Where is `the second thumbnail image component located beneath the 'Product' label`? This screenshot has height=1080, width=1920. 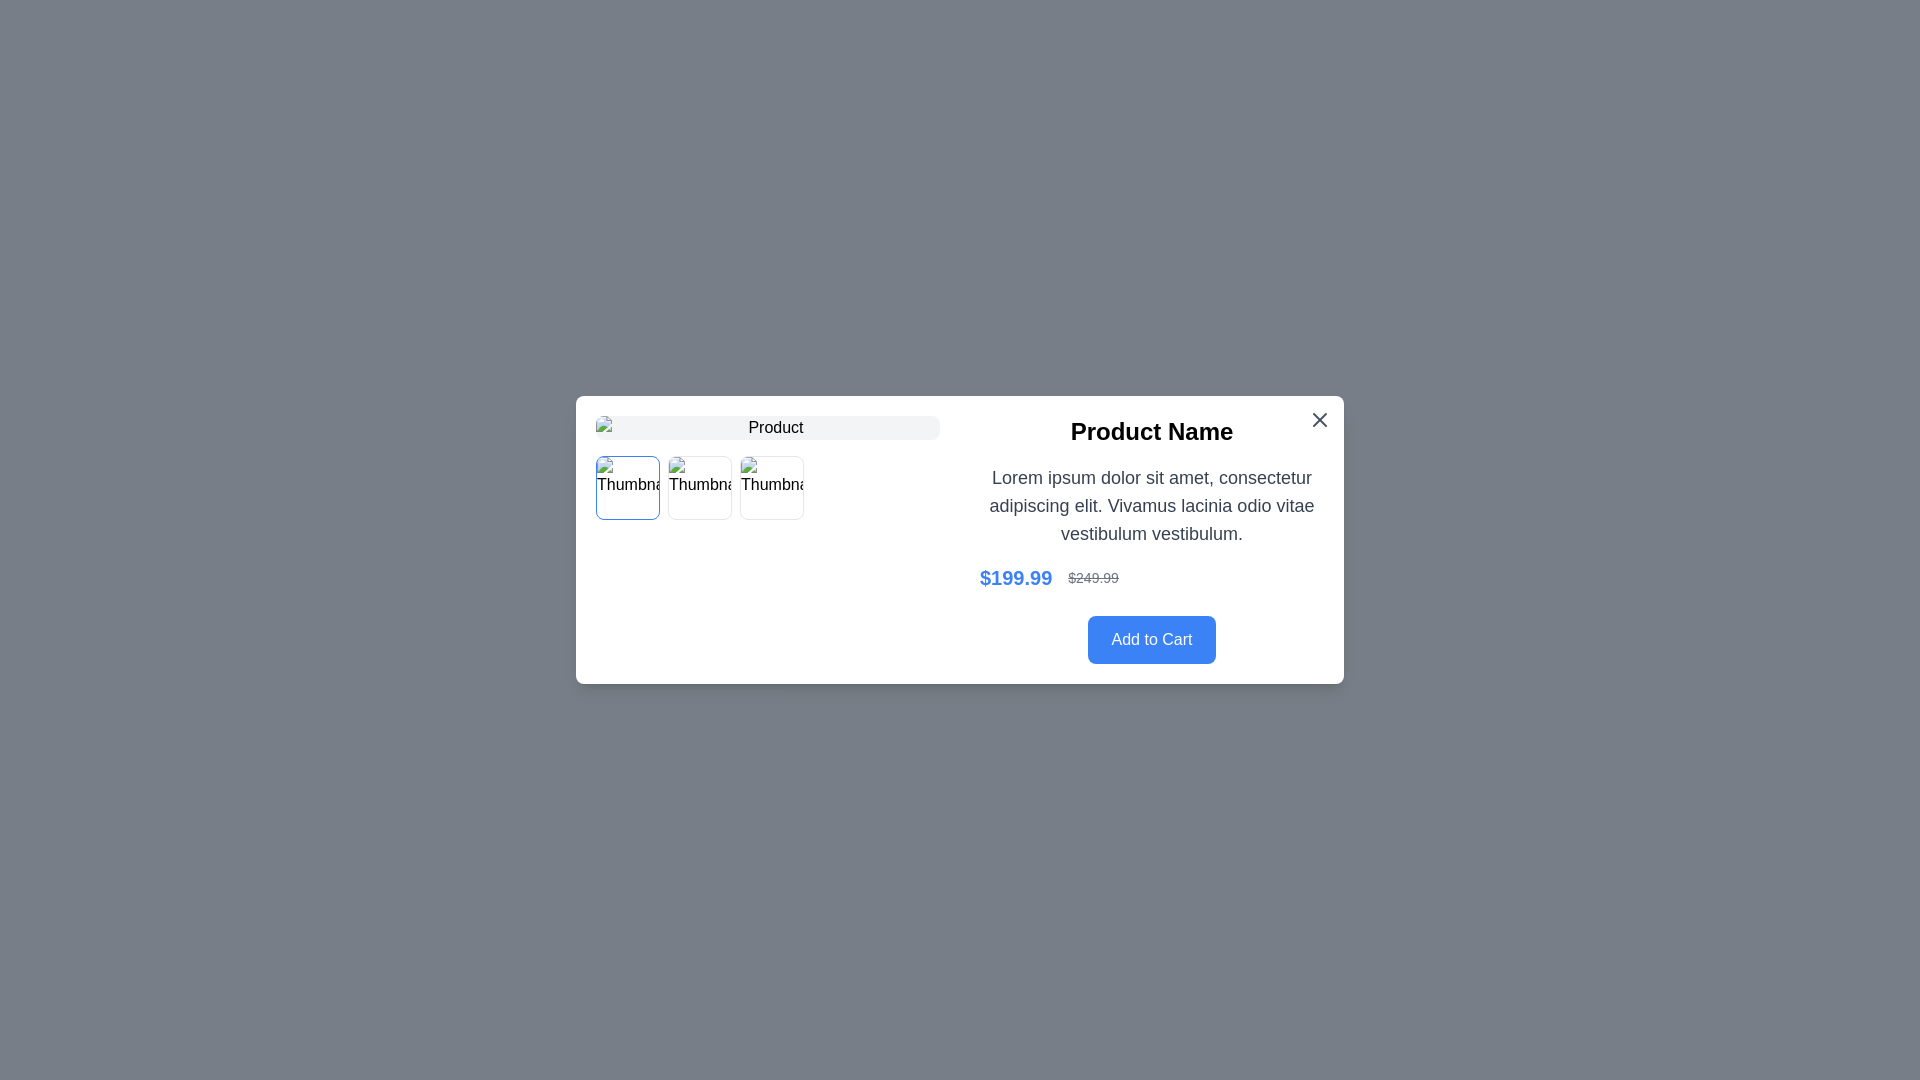
the second thumbnail image component located beneath the 'Product' label is located at coordinates (700, 488).